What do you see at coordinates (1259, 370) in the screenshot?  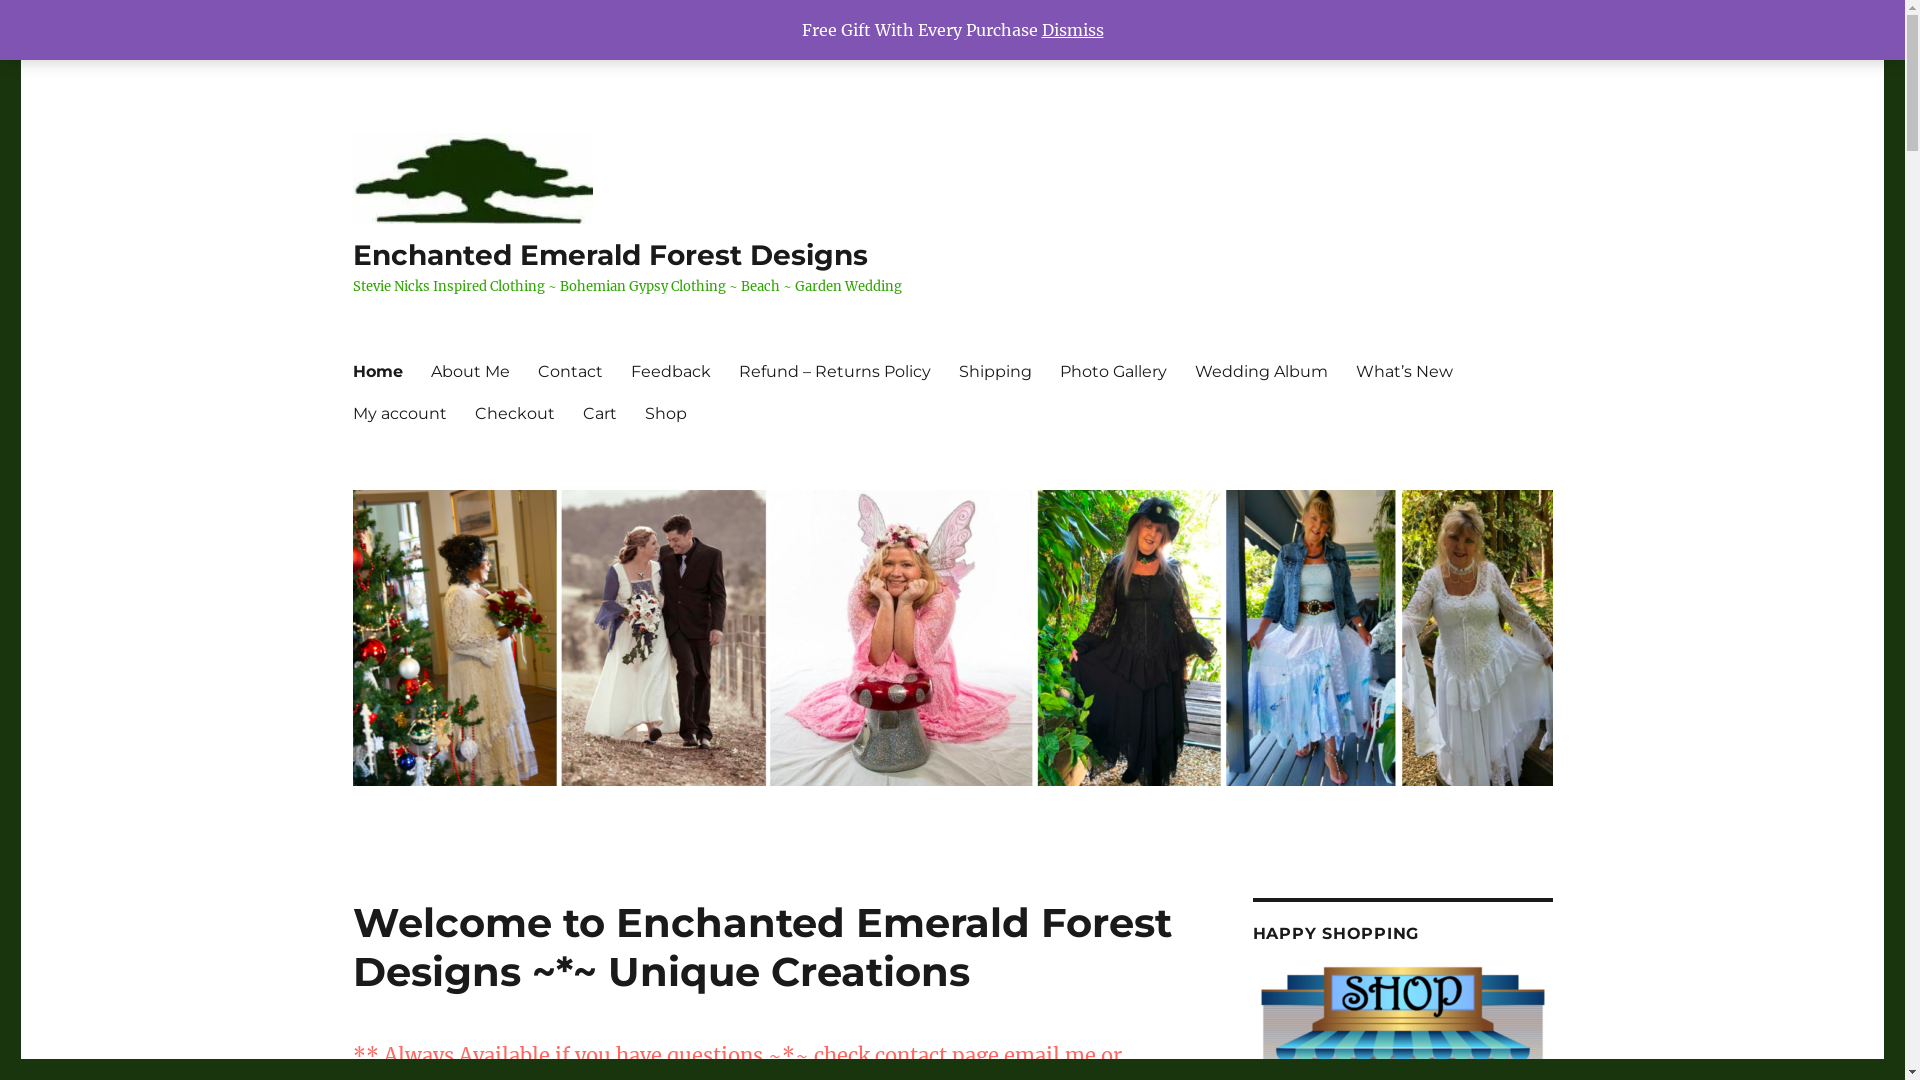 I see `'Wedding Album'` at bounding box center [1259, 370].